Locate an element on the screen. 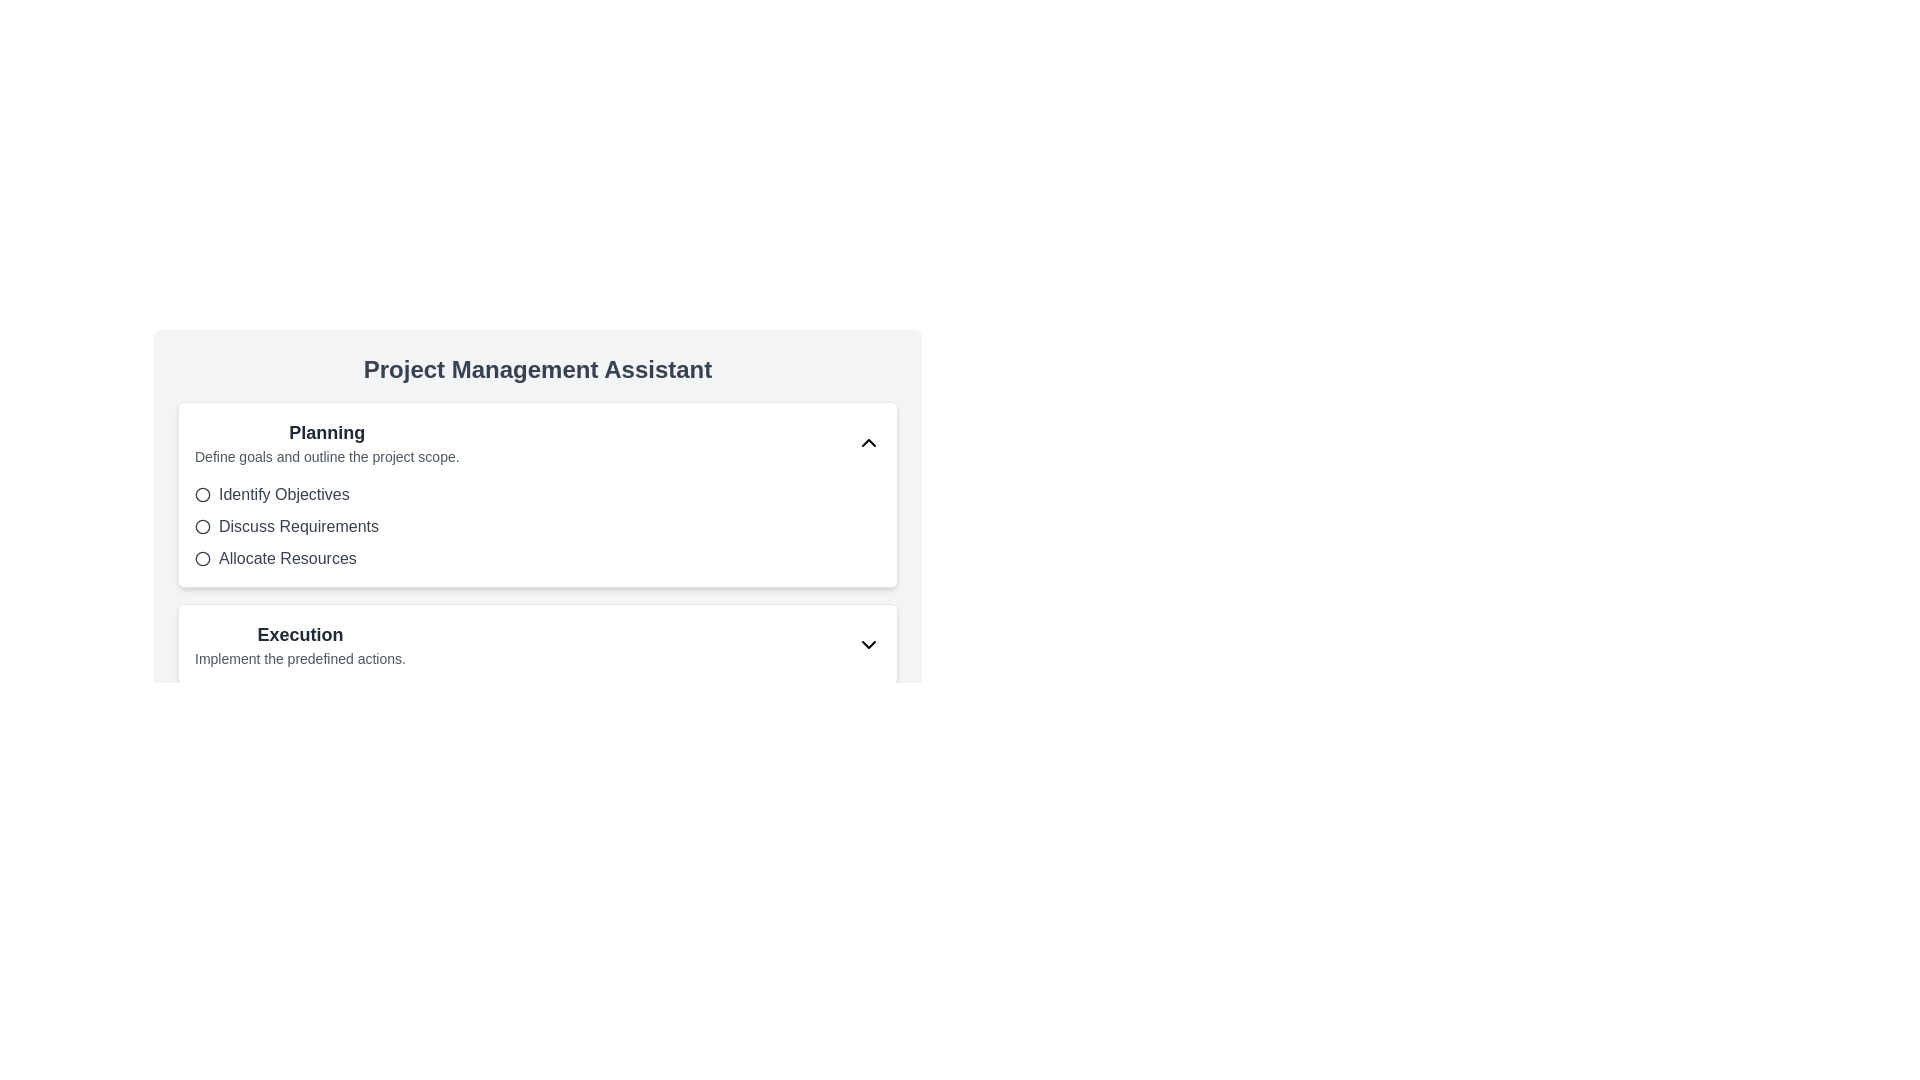 The width and height of the screenshot is (1920, 1080). the unfilled circular radio button located to the left of the 'Allocate Resources' label in the 'Planning' section is located at coordinates (202, 559).